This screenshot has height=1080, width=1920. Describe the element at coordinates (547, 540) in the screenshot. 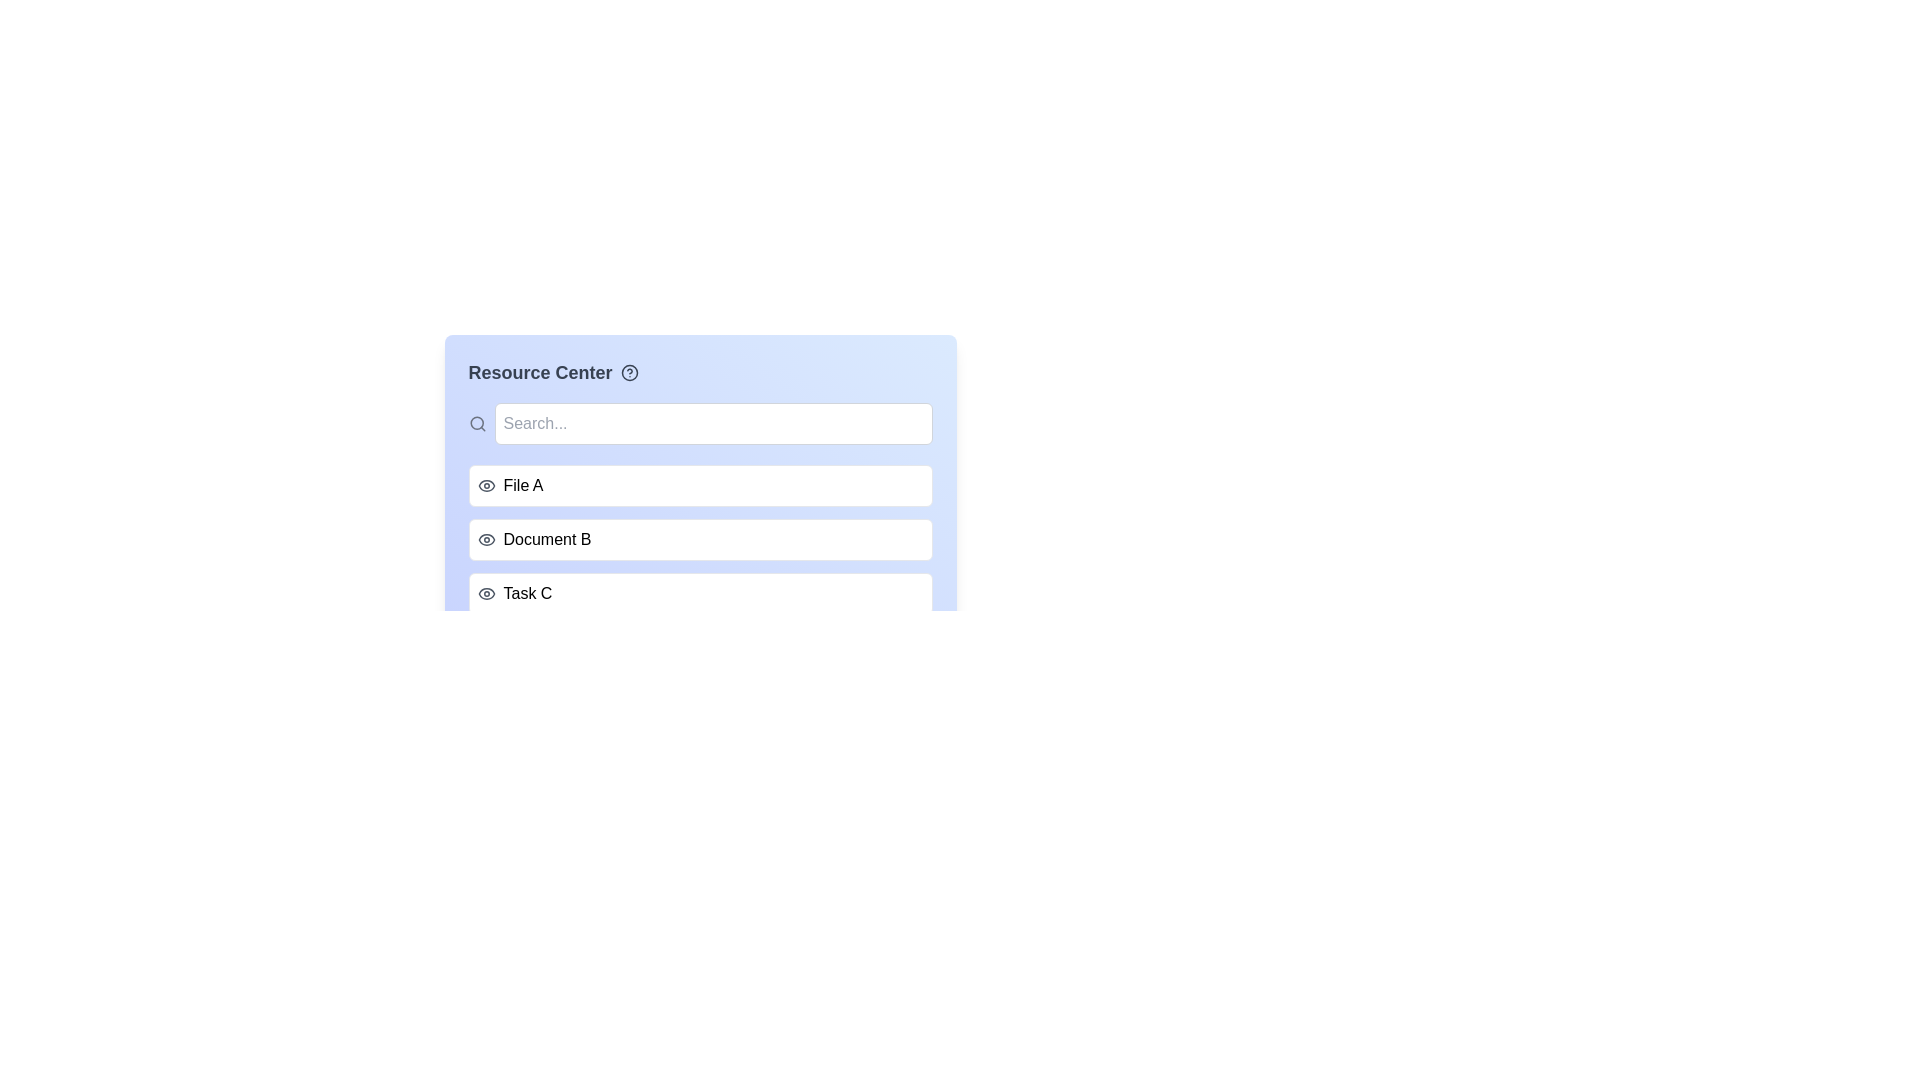

I see `text label displaying 'Document B' which is the second item in the vertical list of the 'Resource Center', positioned next to an eye-shaped icon` at that location.